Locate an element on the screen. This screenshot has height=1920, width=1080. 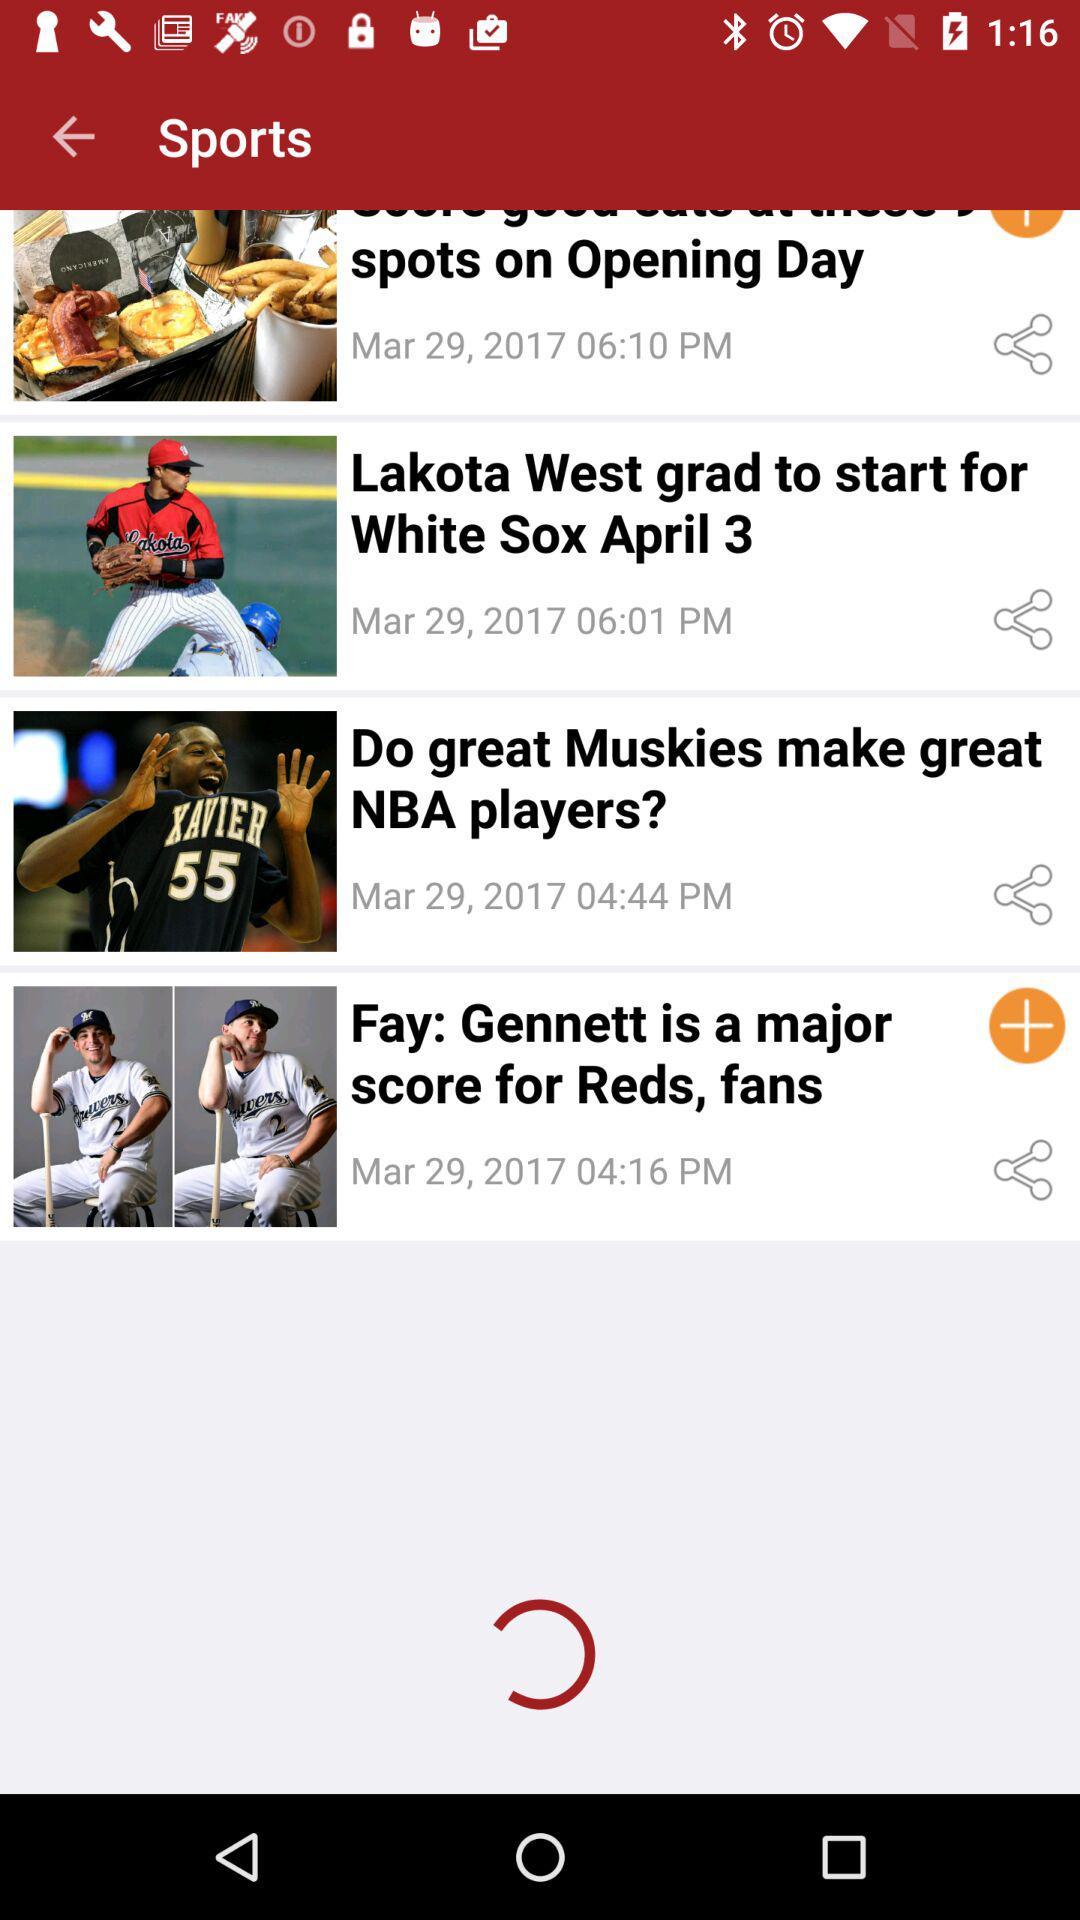
icon next to the sports app is located at coordinates (72, 135).